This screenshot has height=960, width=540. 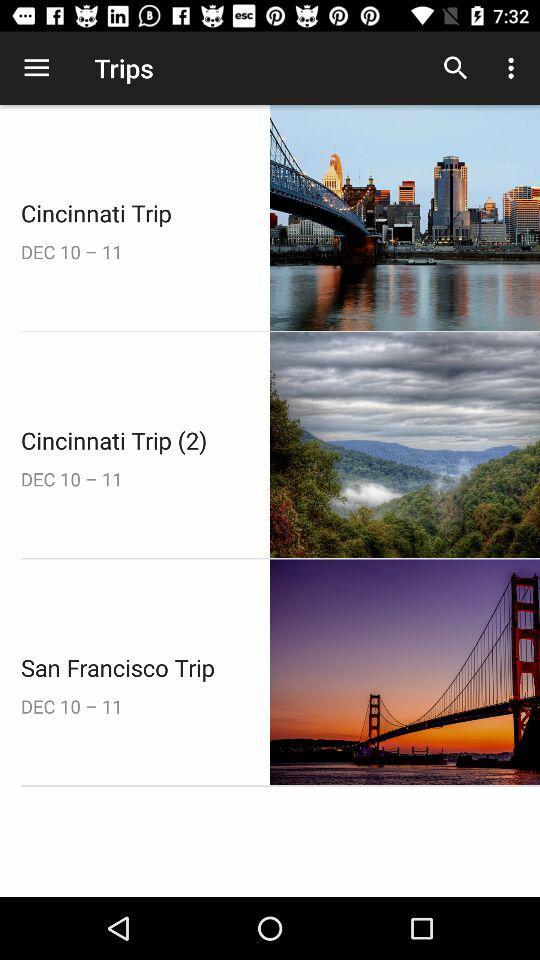 What do you see at coordinates (455, 68) in the screenshot?
I see `the icon to the right of trips item` at bounding box center [455, 68].